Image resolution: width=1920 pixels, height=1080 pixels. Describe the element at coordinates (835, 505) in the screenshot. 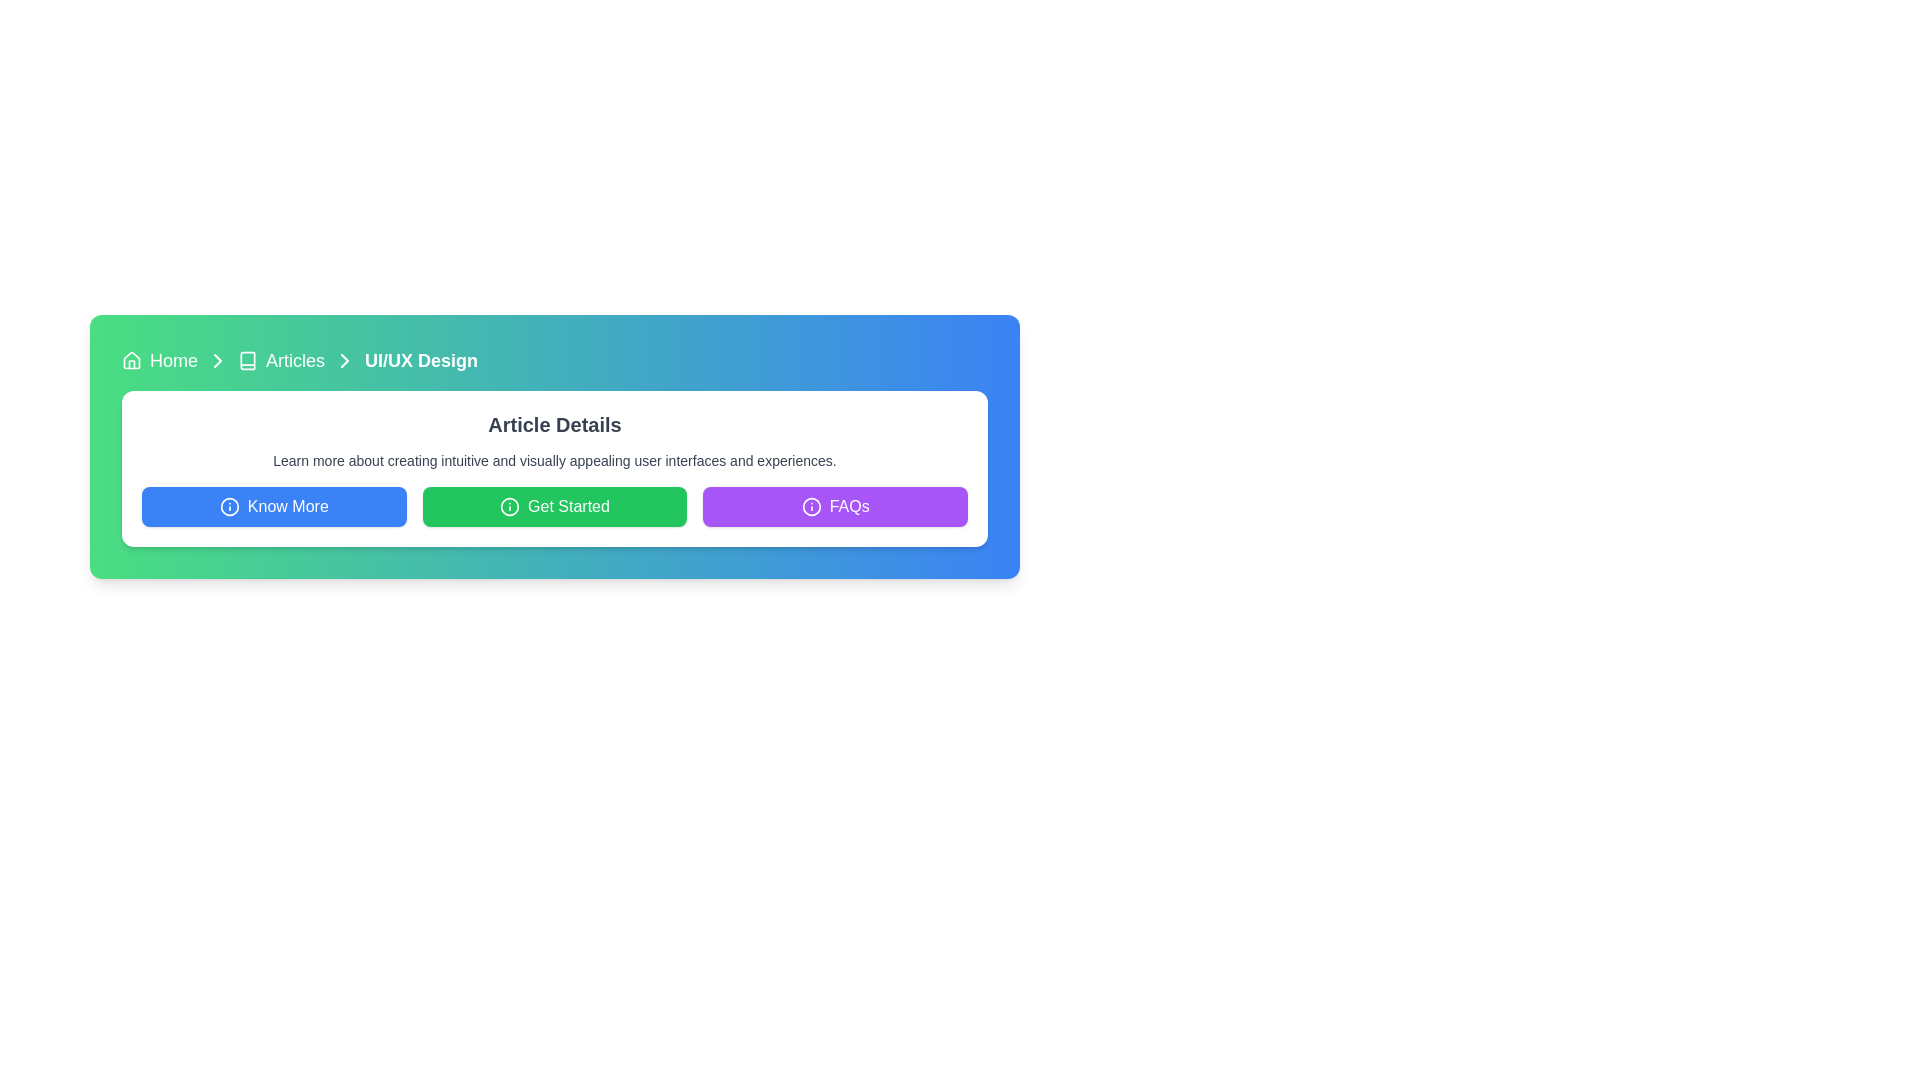

I see `the 'FAQs' button with a purple background and white rounded border` at that location.